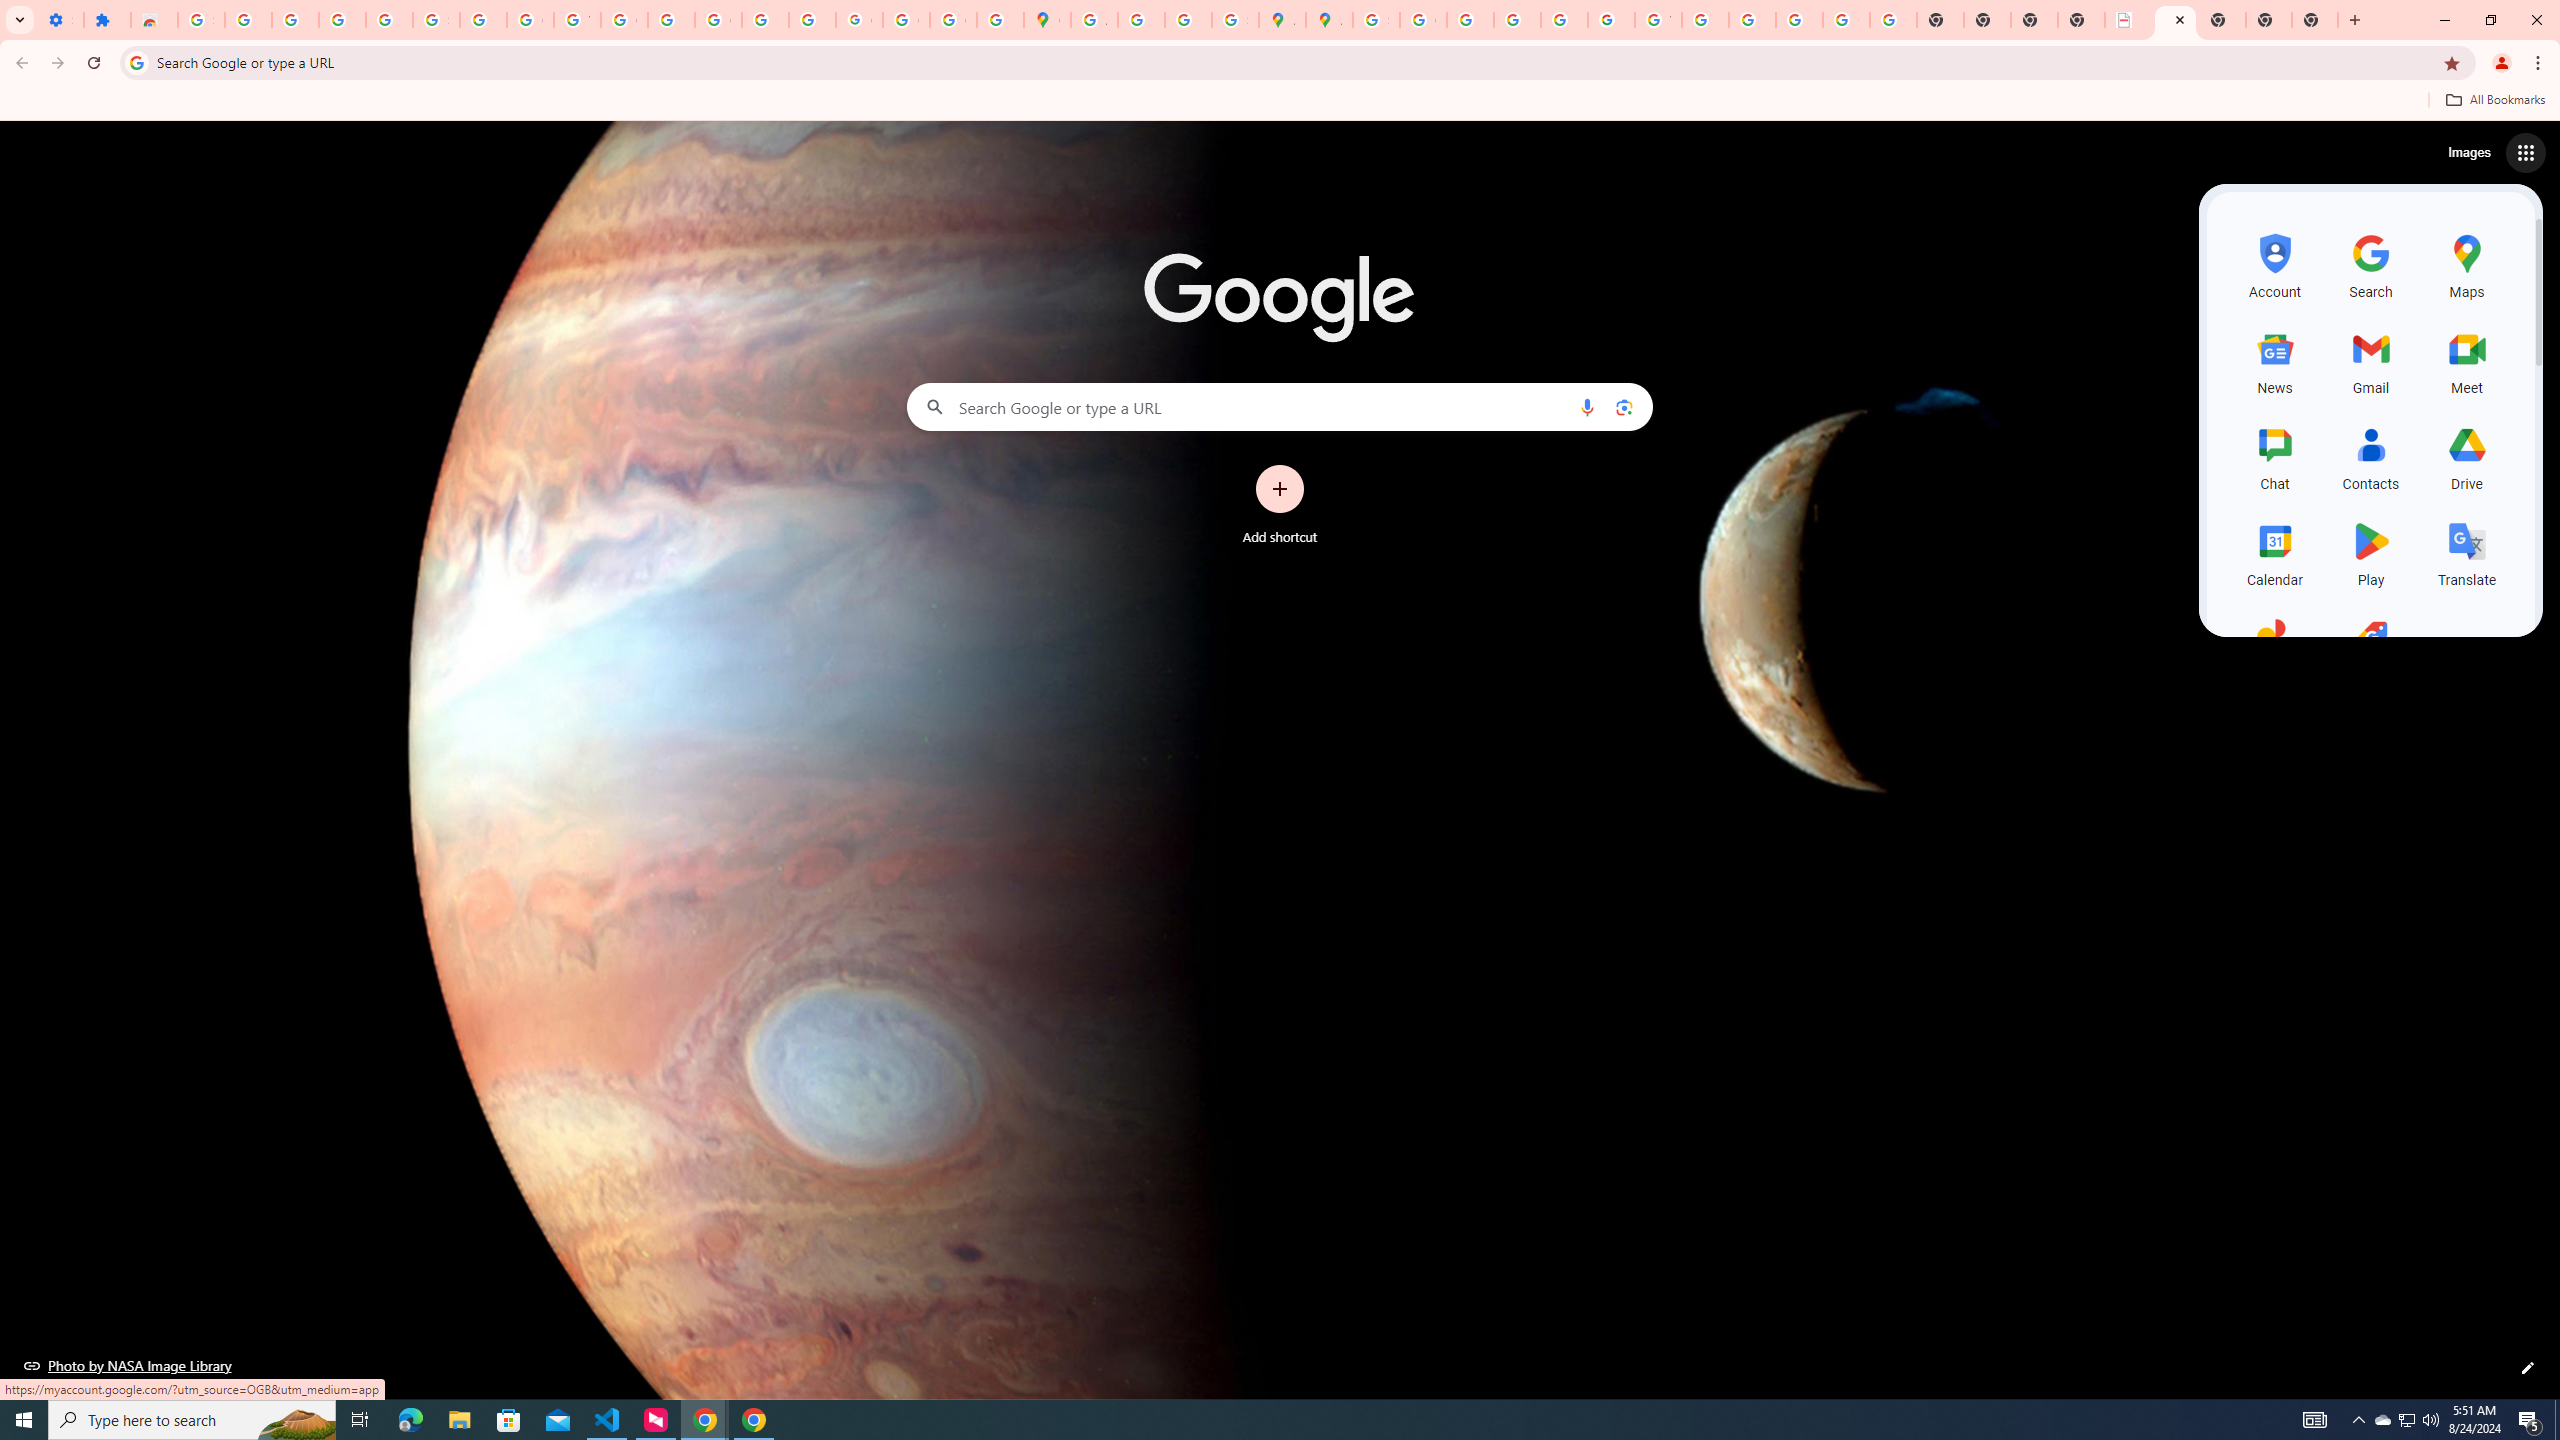 Image resolution: width=2560 pixels, height=1440 pixels. What do you see at coordinates (2274, 263) in the screenshot?
I see `'Account, row 1 of 5 and column 1 of 3 in the first section'` at bounding box center [2274, 263].